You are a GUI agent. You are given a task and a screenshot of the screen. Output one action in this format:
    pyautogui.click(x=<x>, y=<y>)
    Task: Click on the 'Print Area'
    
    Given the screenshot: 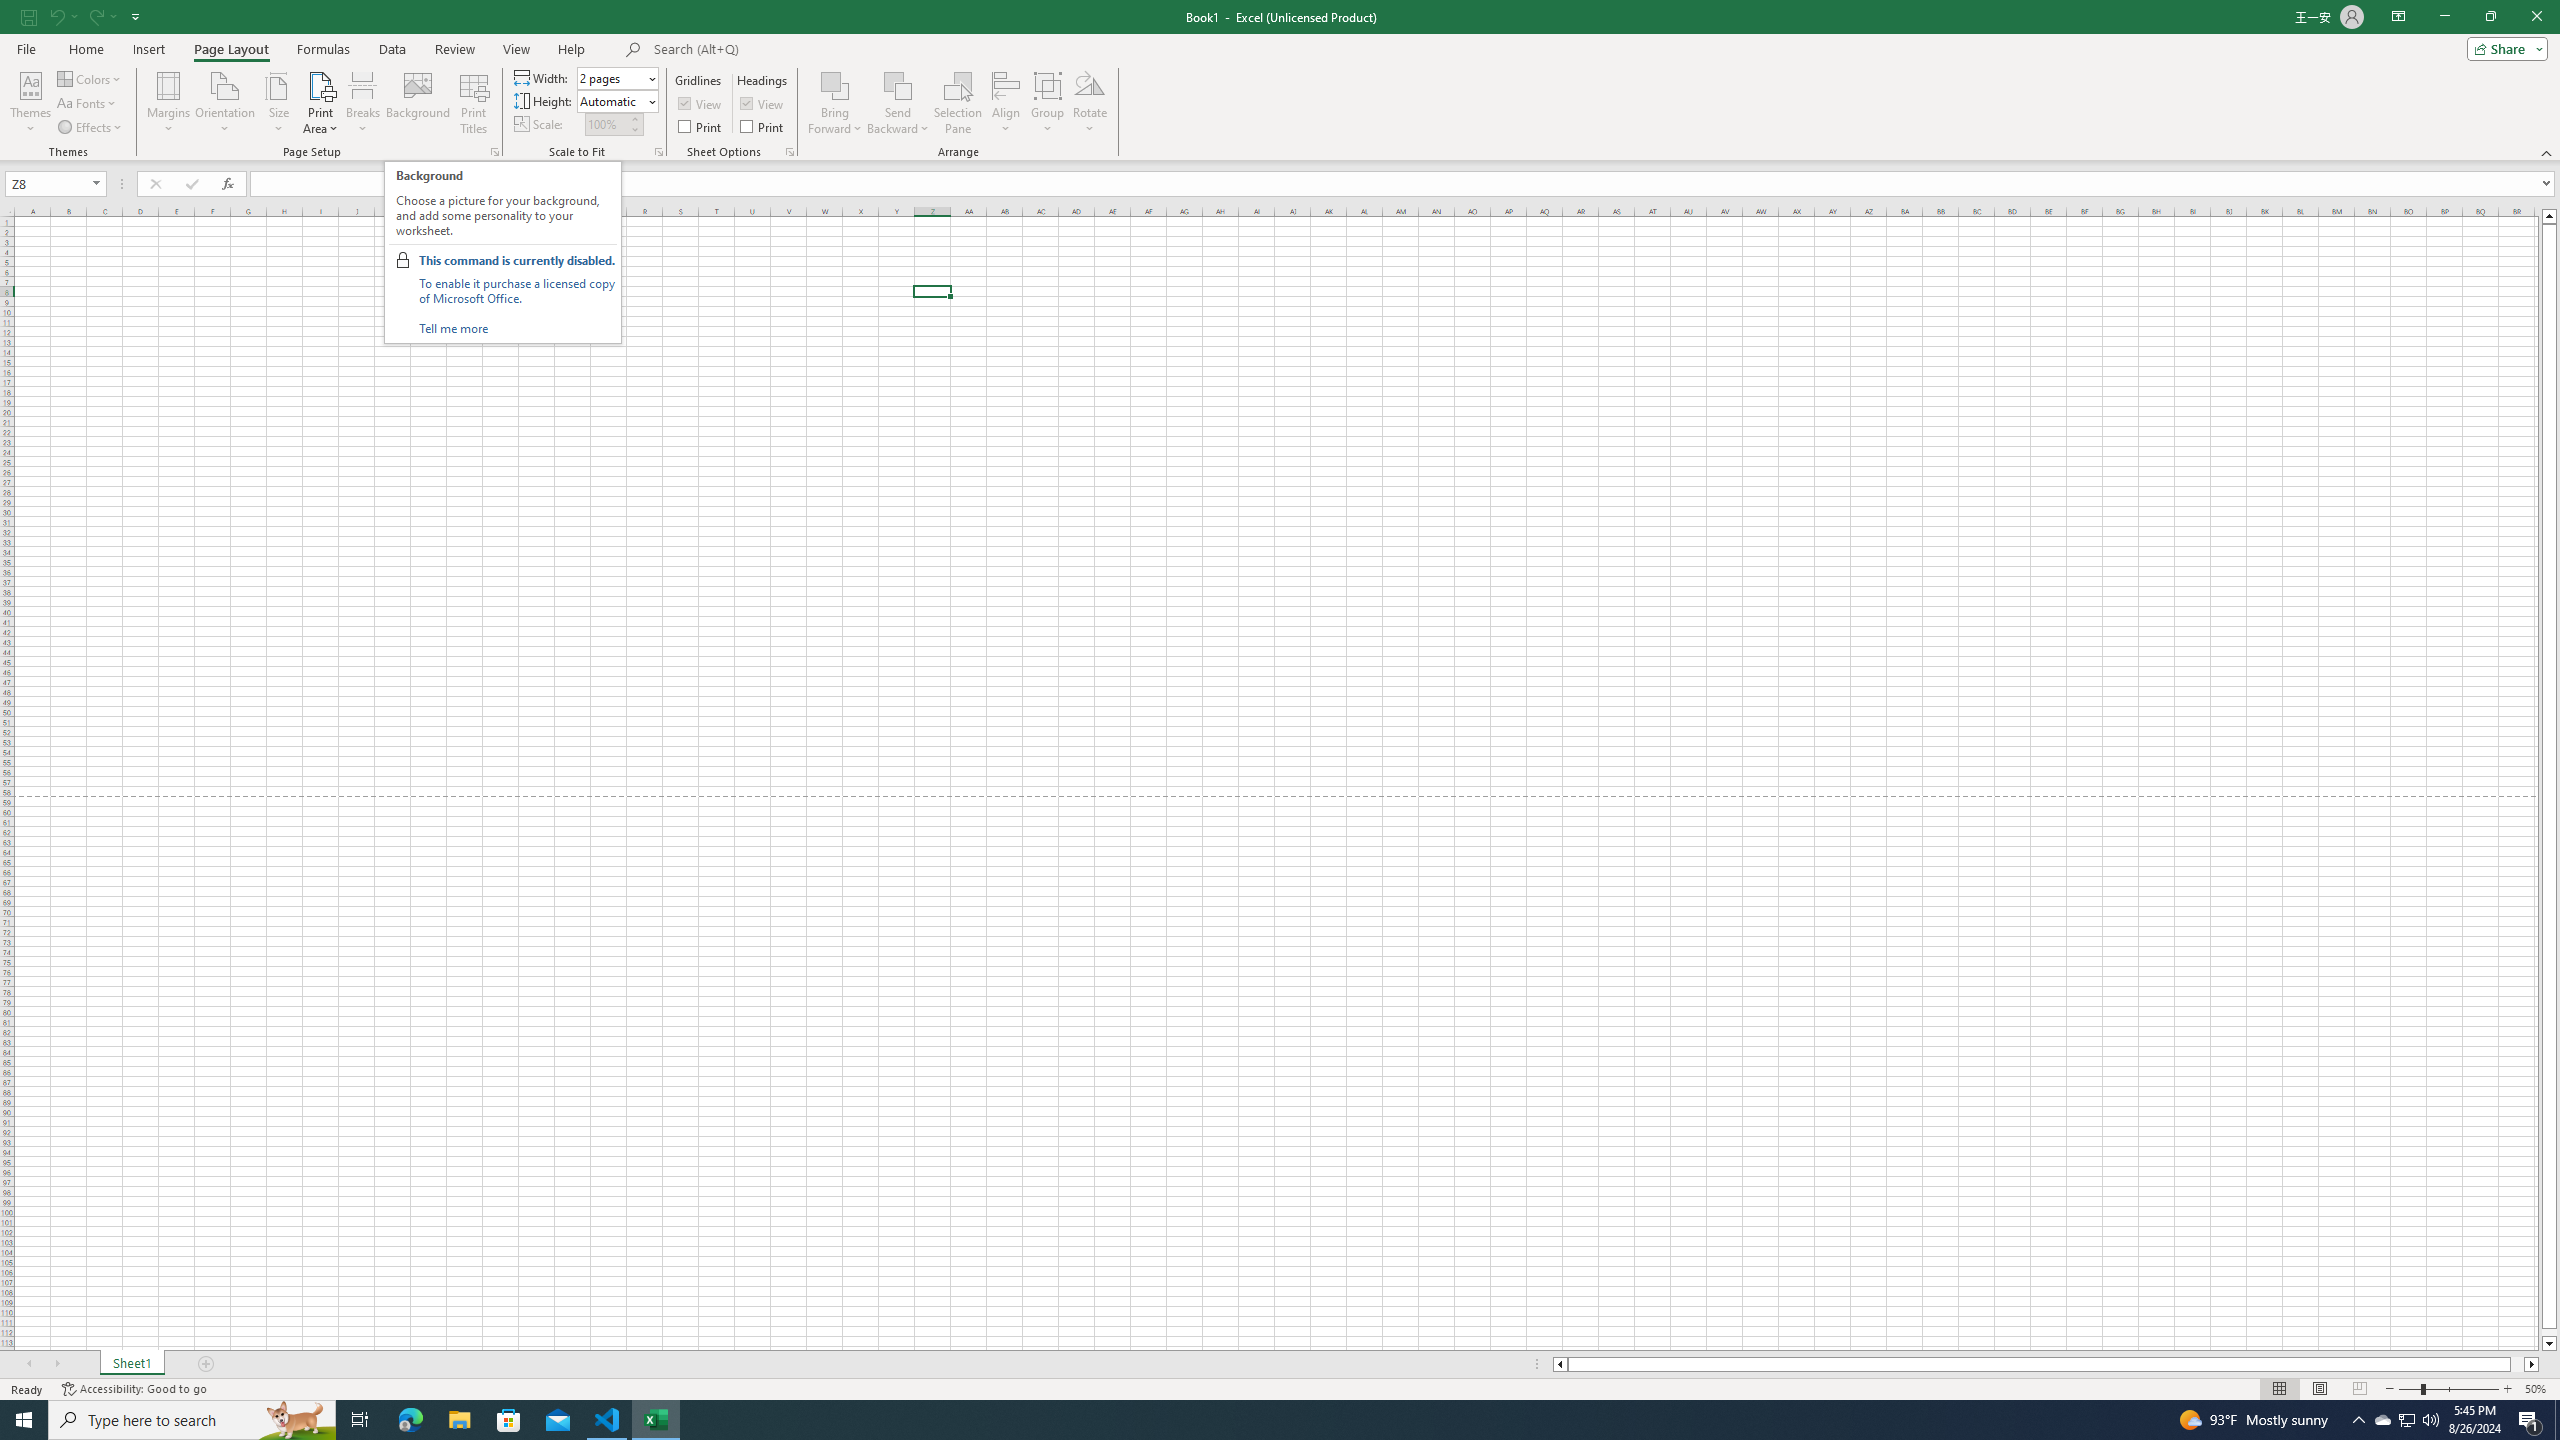 What is the action you would take?
    pyautogui.click(x=321, y=103)
    